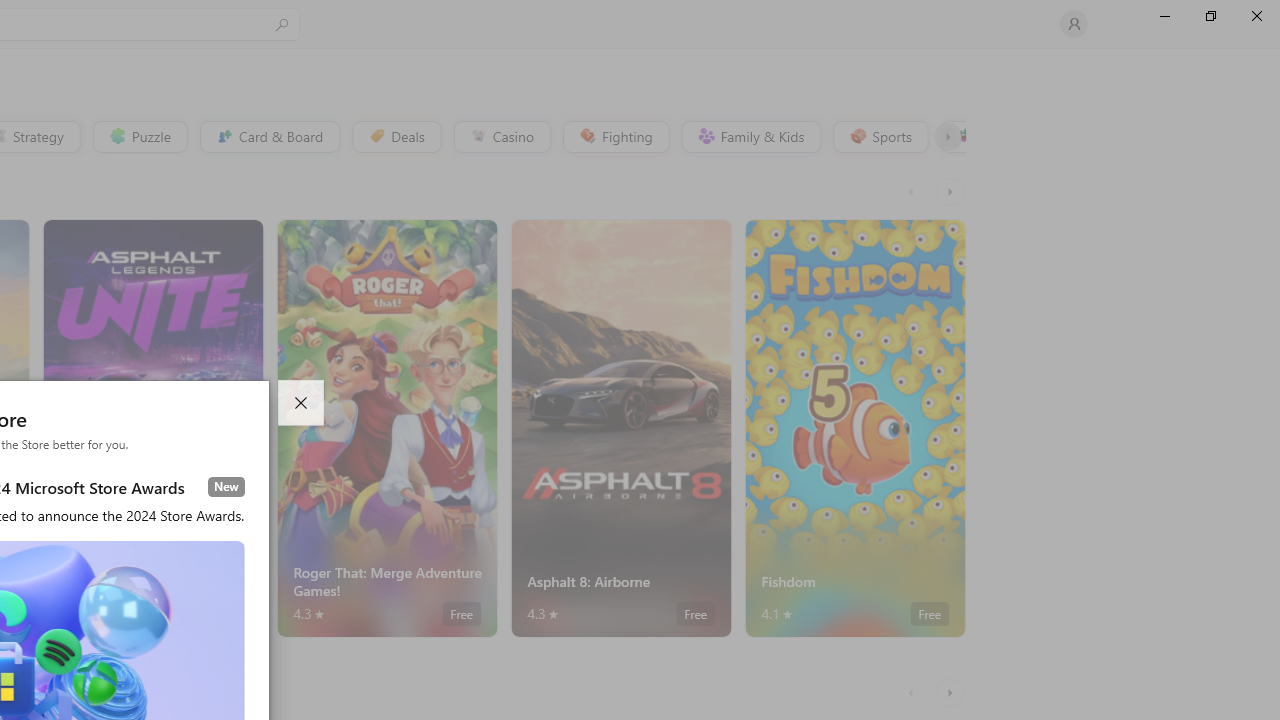 Image resolution: width=1280 pixels, height=720 pixels. I want to click on 'Close dialog', so click(299, 403).